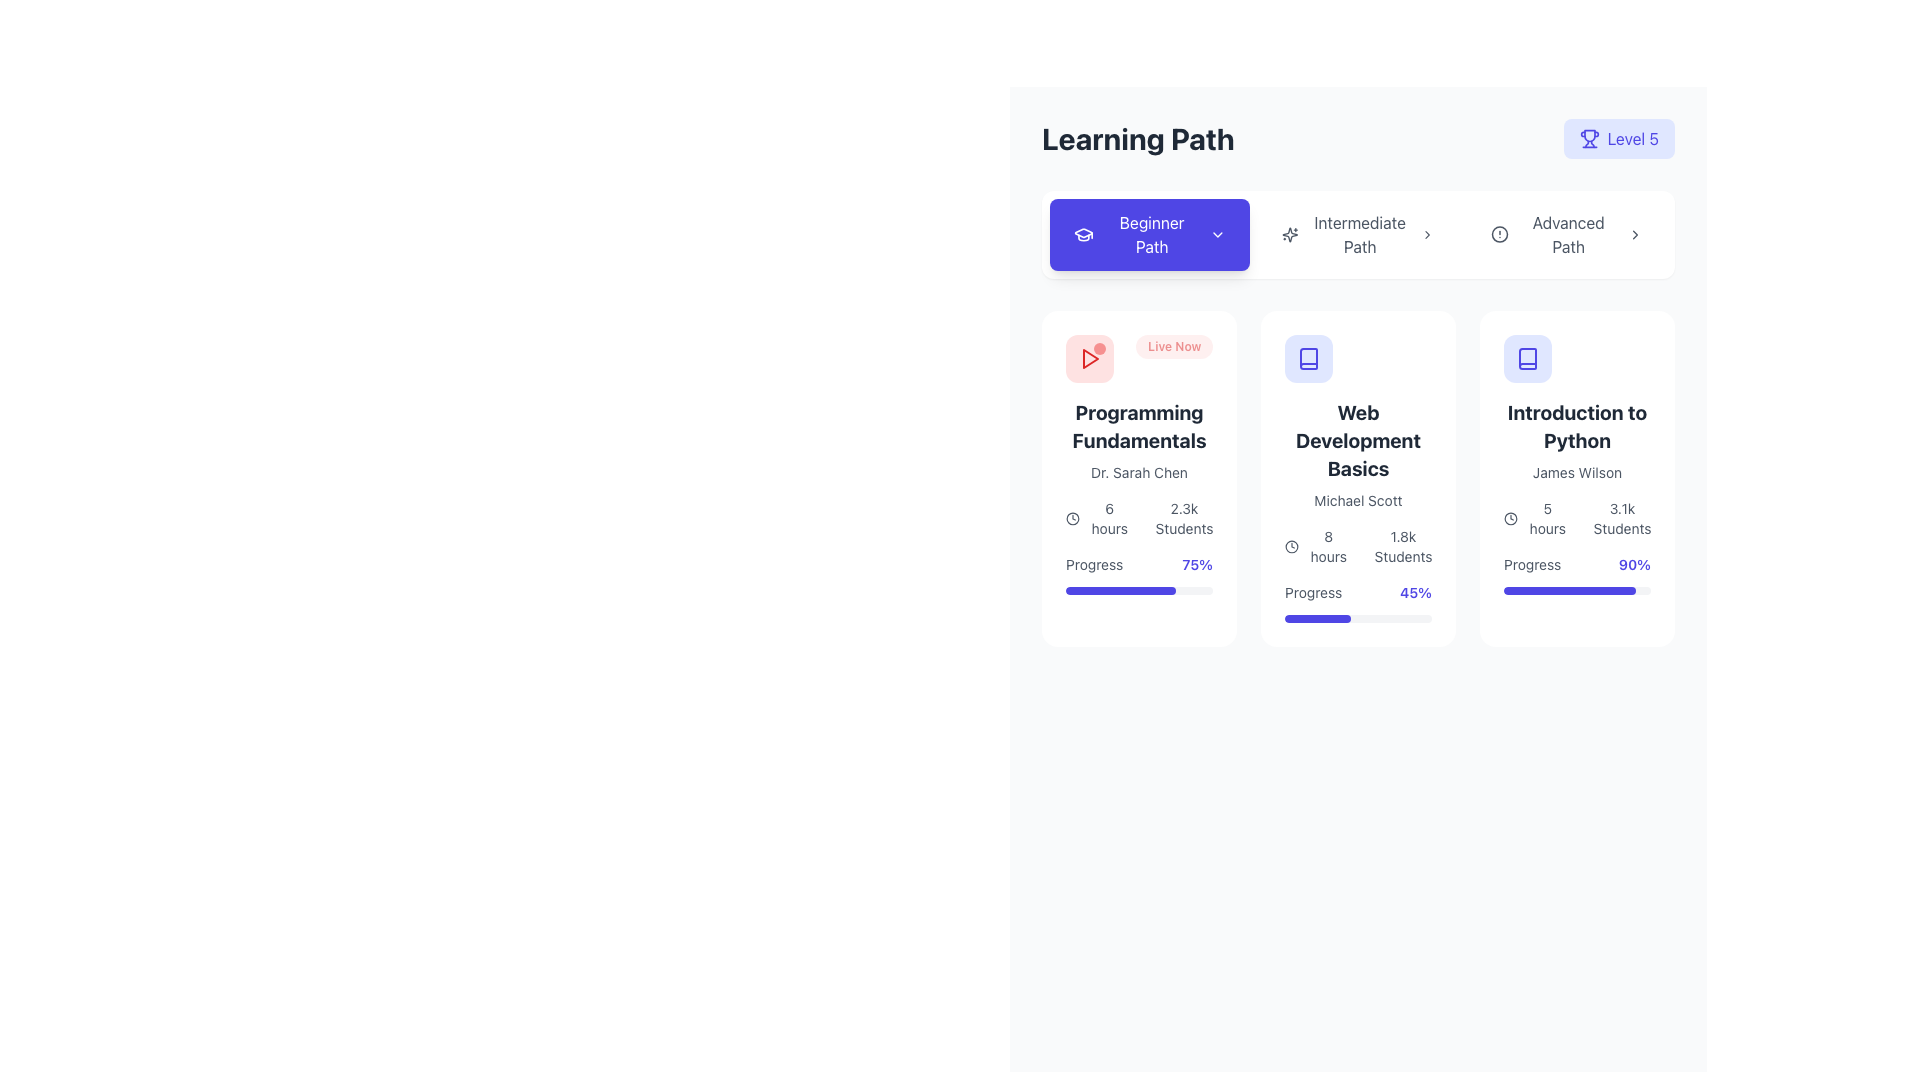 This screenshot has height=1080, width=1920. I want to click on the trophy icon, which is a minimalist line drawing located in the top-right section of the interface, near the 'Level 5' label, so click(1588, 135).